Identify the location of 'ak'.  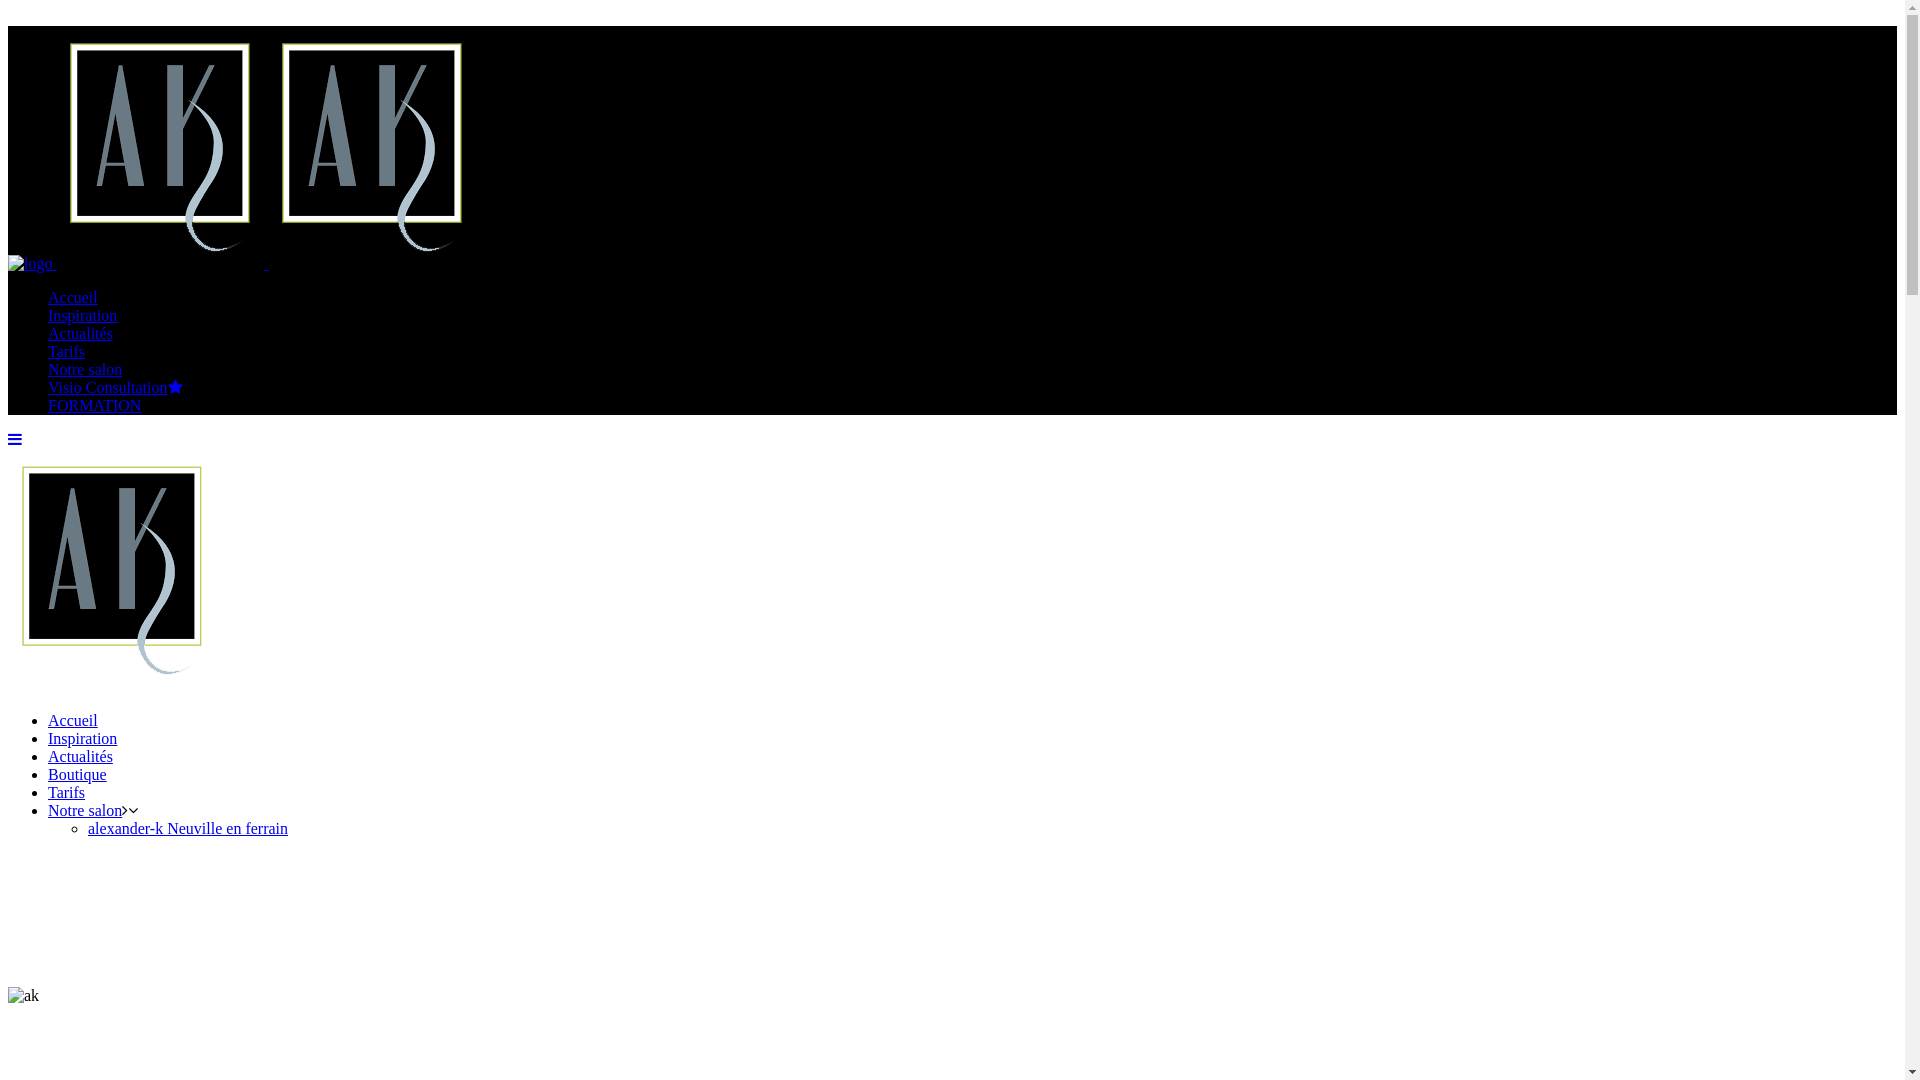
(23, 995).